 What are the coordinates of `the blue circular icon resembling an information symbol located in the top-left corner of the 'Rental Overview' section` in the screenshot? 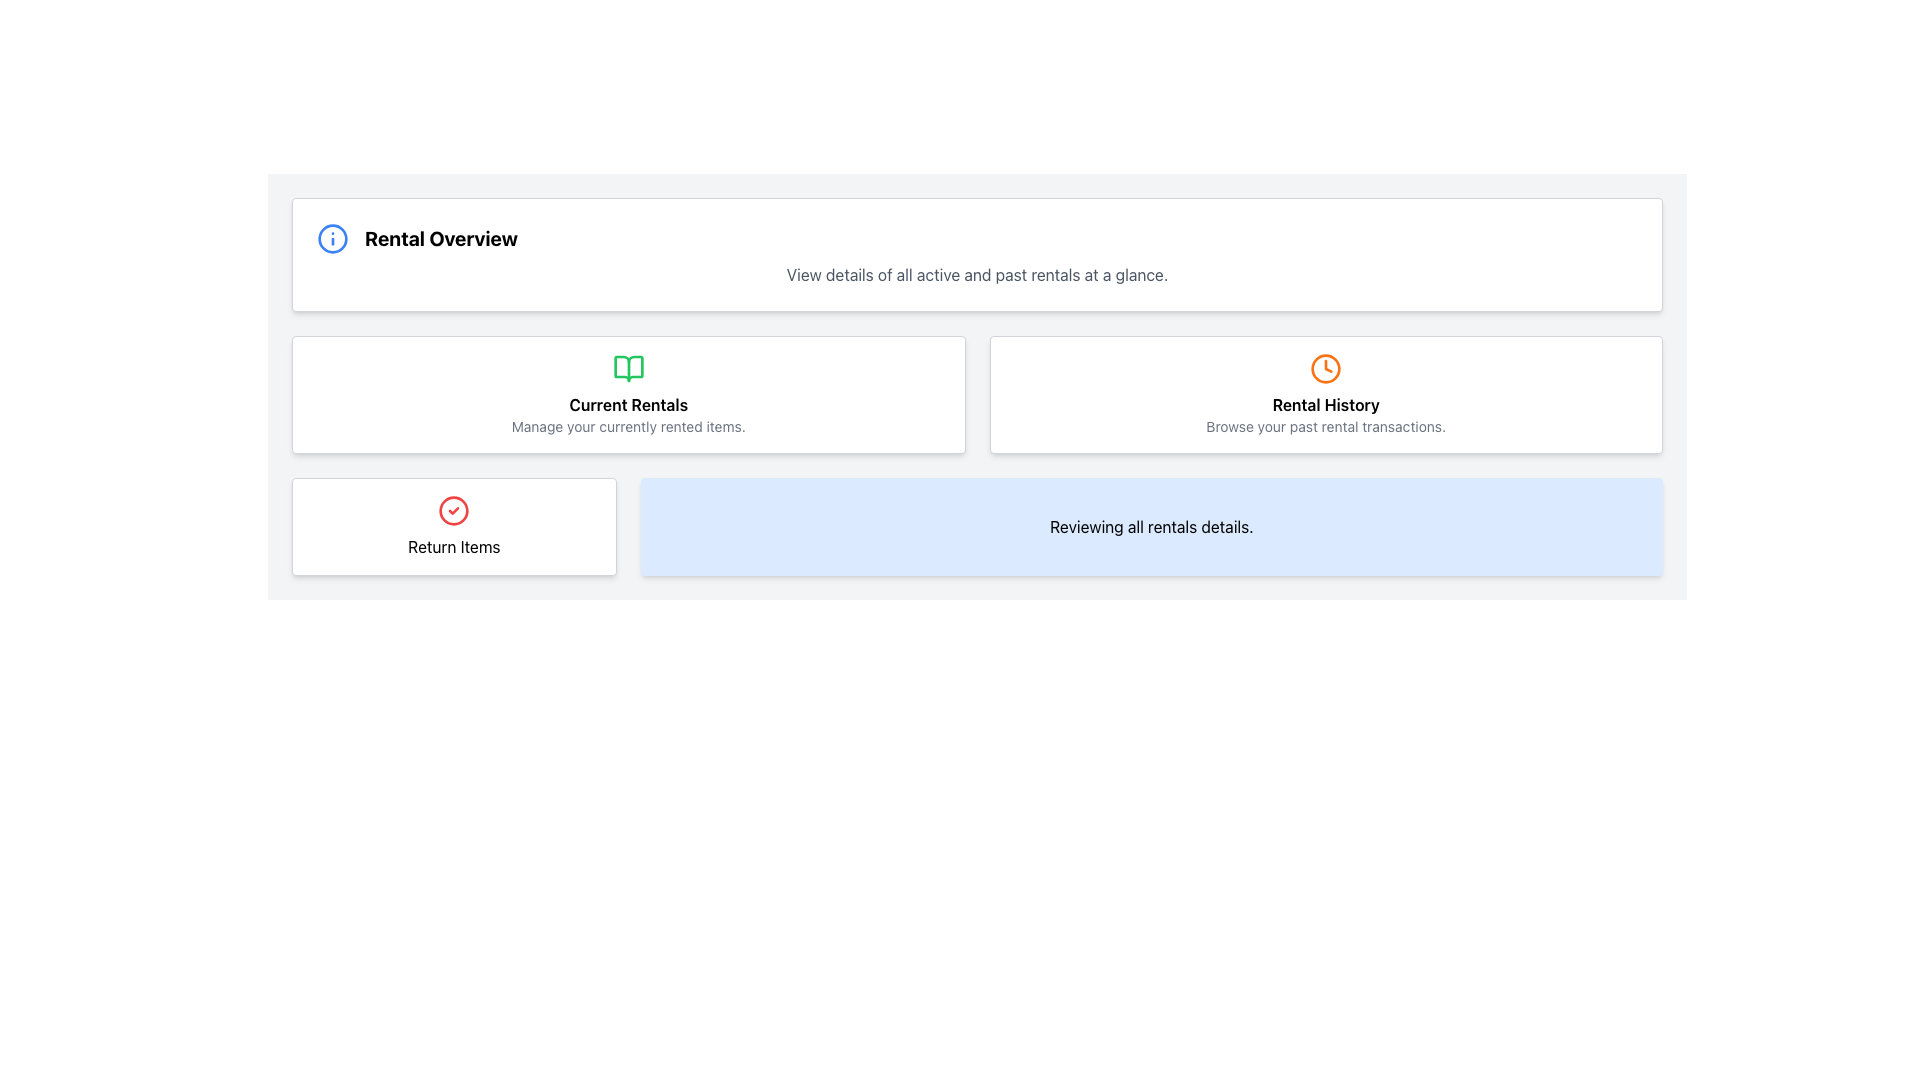 It's located at (332, 238).